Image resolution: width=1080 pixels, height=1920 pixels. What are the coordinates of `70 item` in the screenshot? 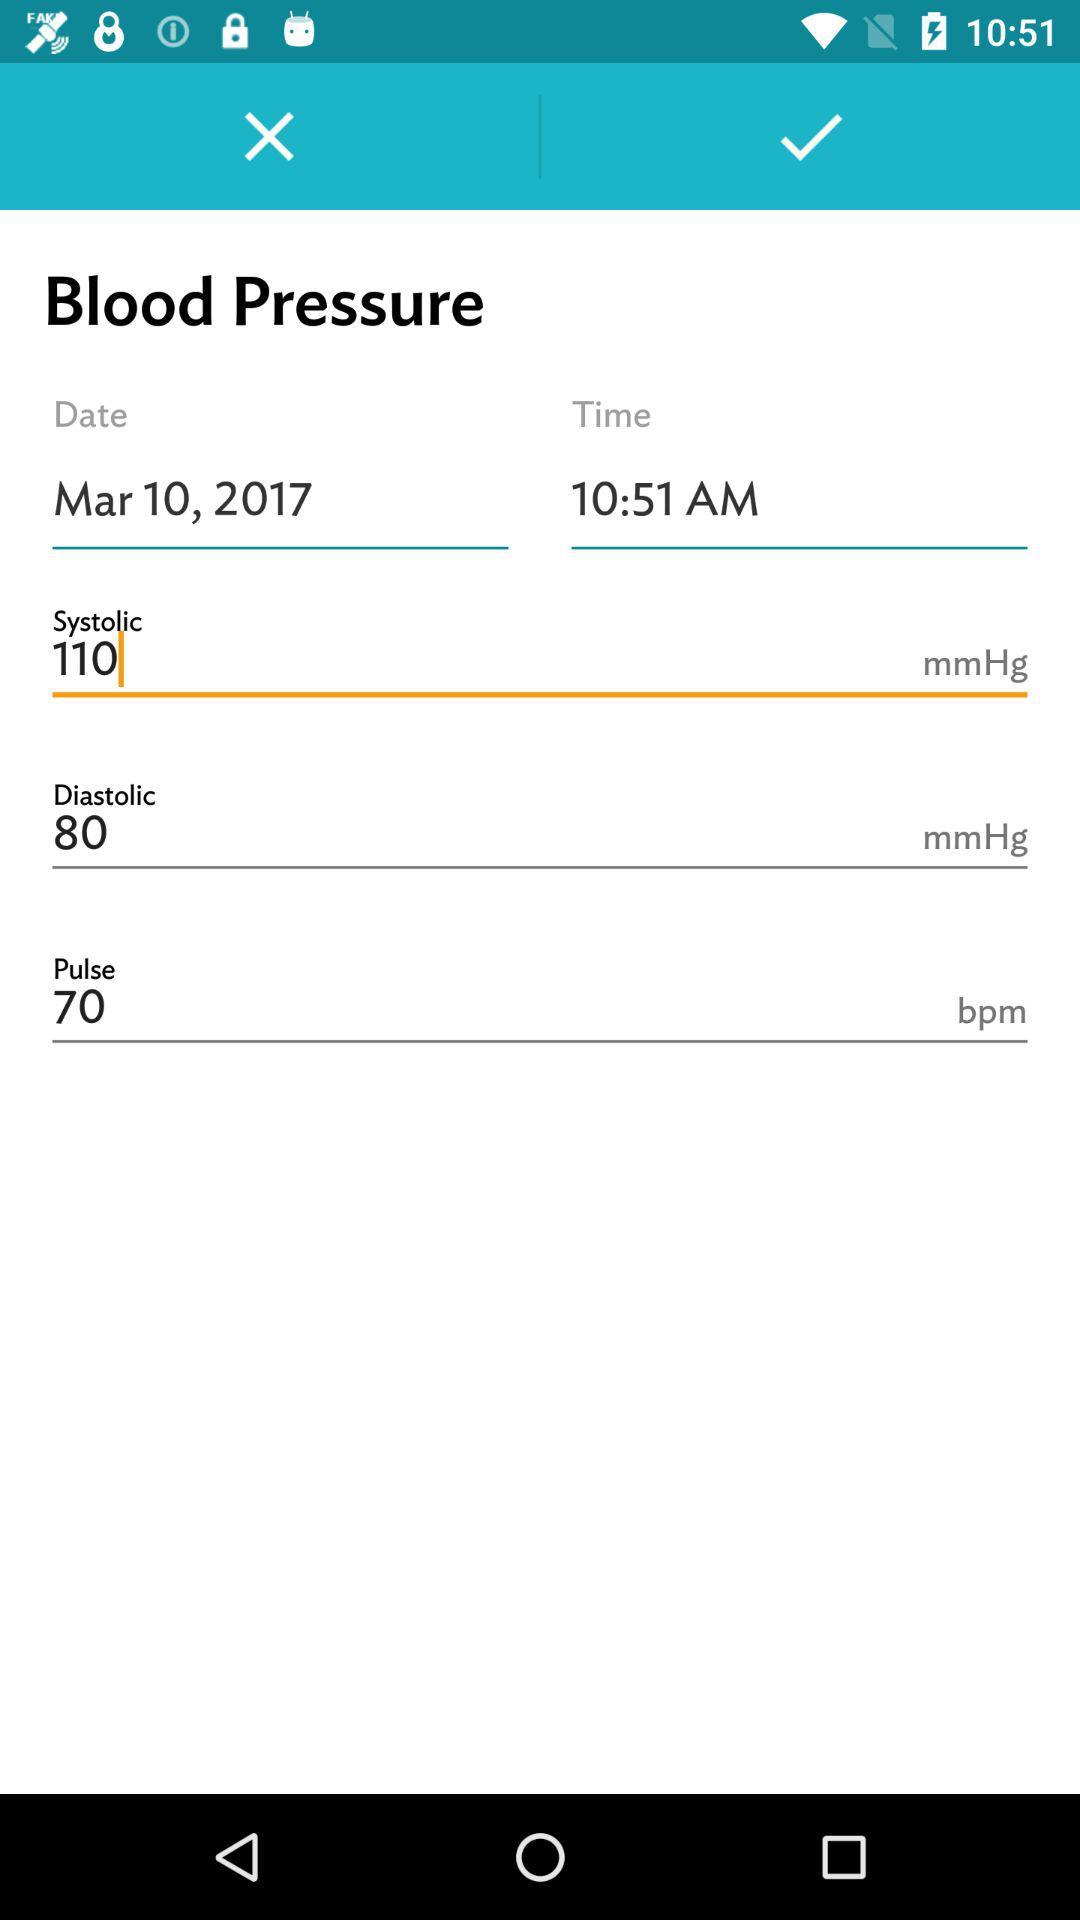 It's located at (540, 1008).